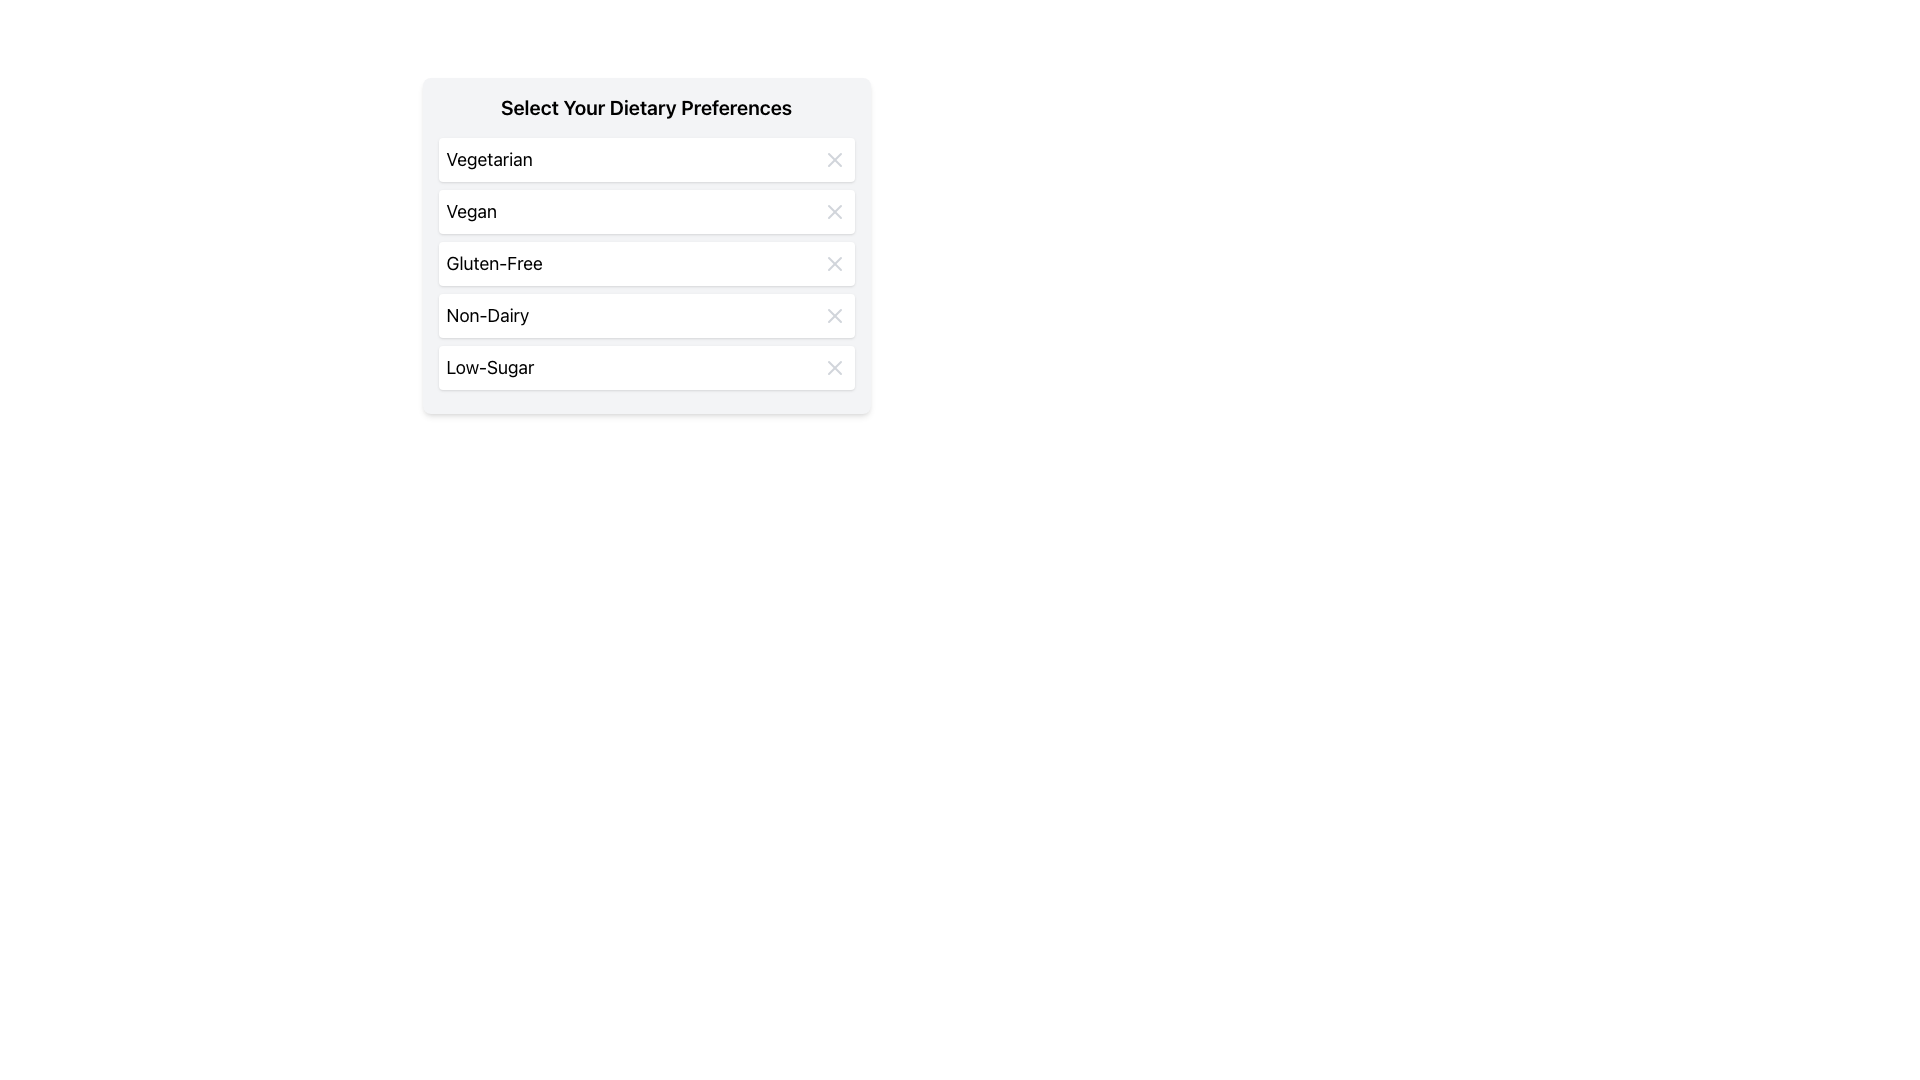  Describe the element at coordinates (834, 212) in the screenshot. I see `the gray cross icon located to the right of the 'Vegan' dietary preference label` at that location.